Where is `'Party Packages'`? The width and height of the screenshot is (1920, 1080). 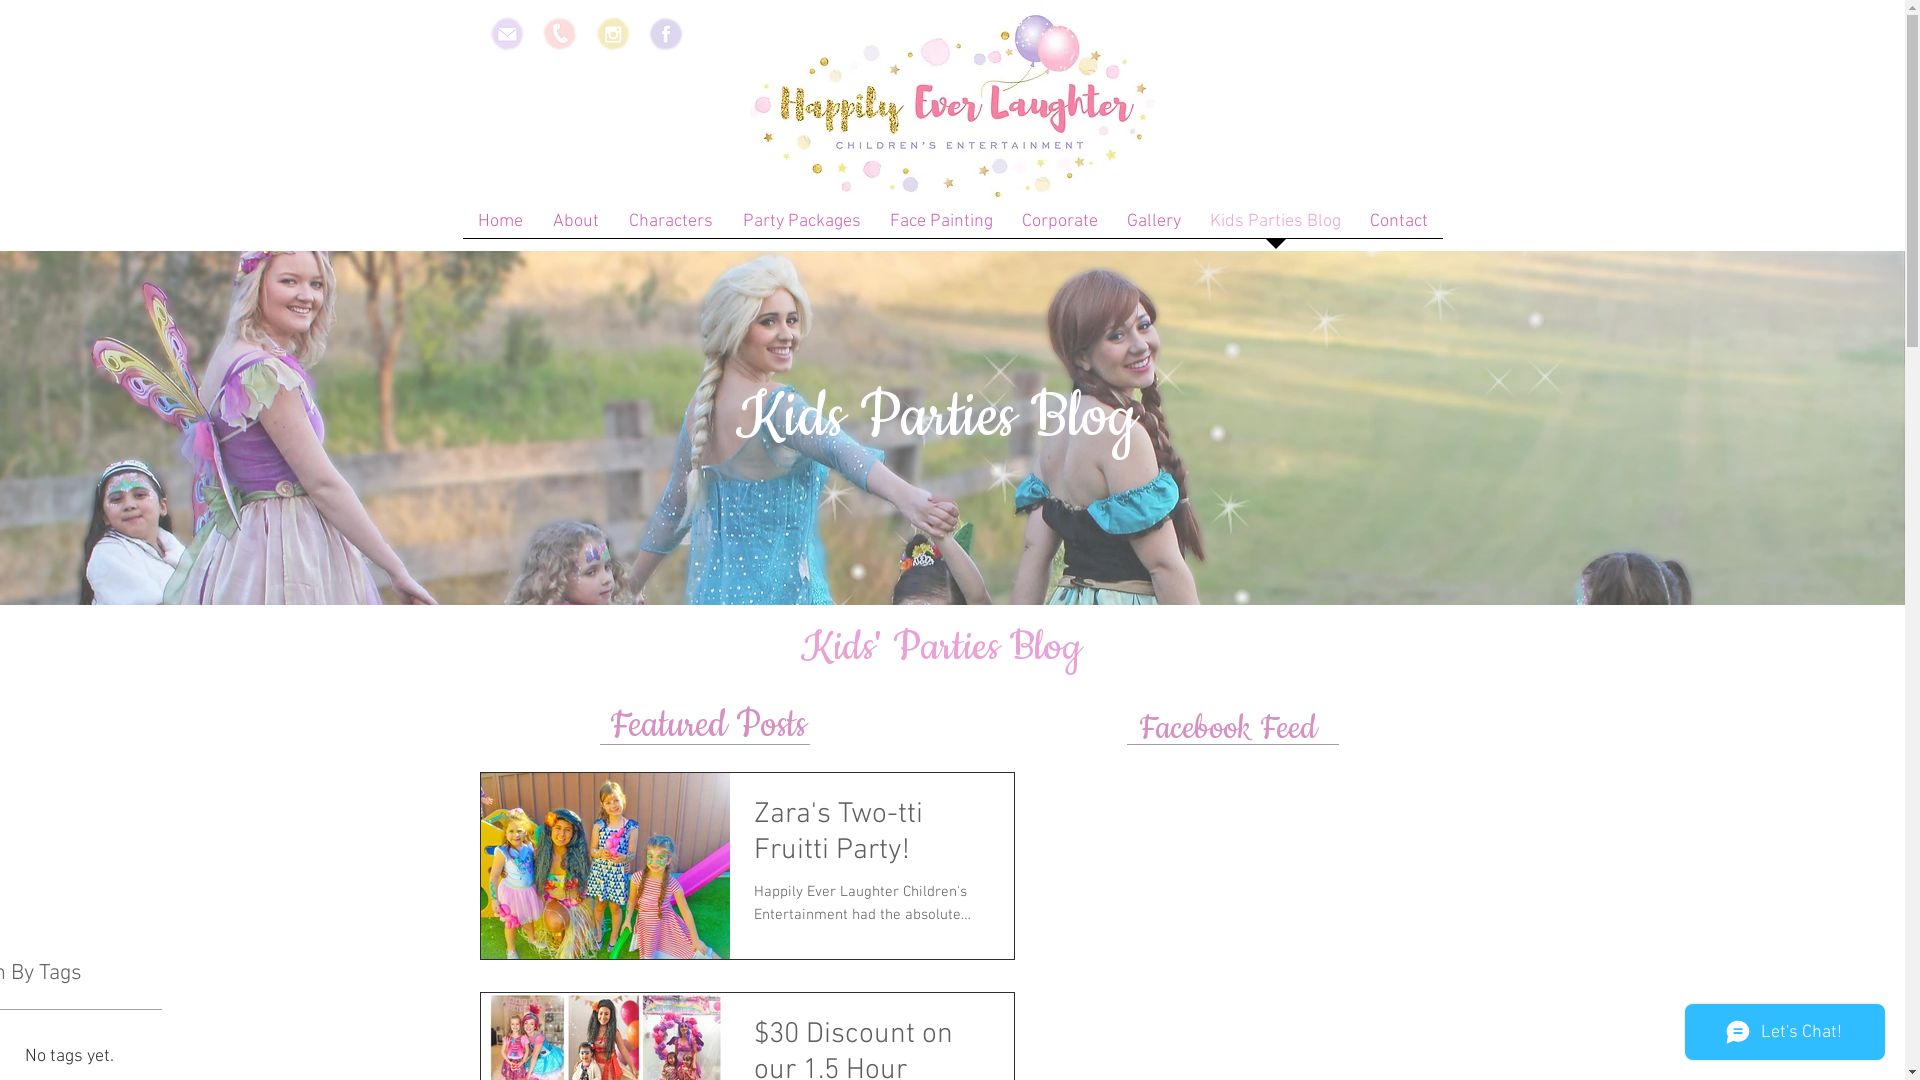 'Party Packages' is located at coordinates (801, 226).